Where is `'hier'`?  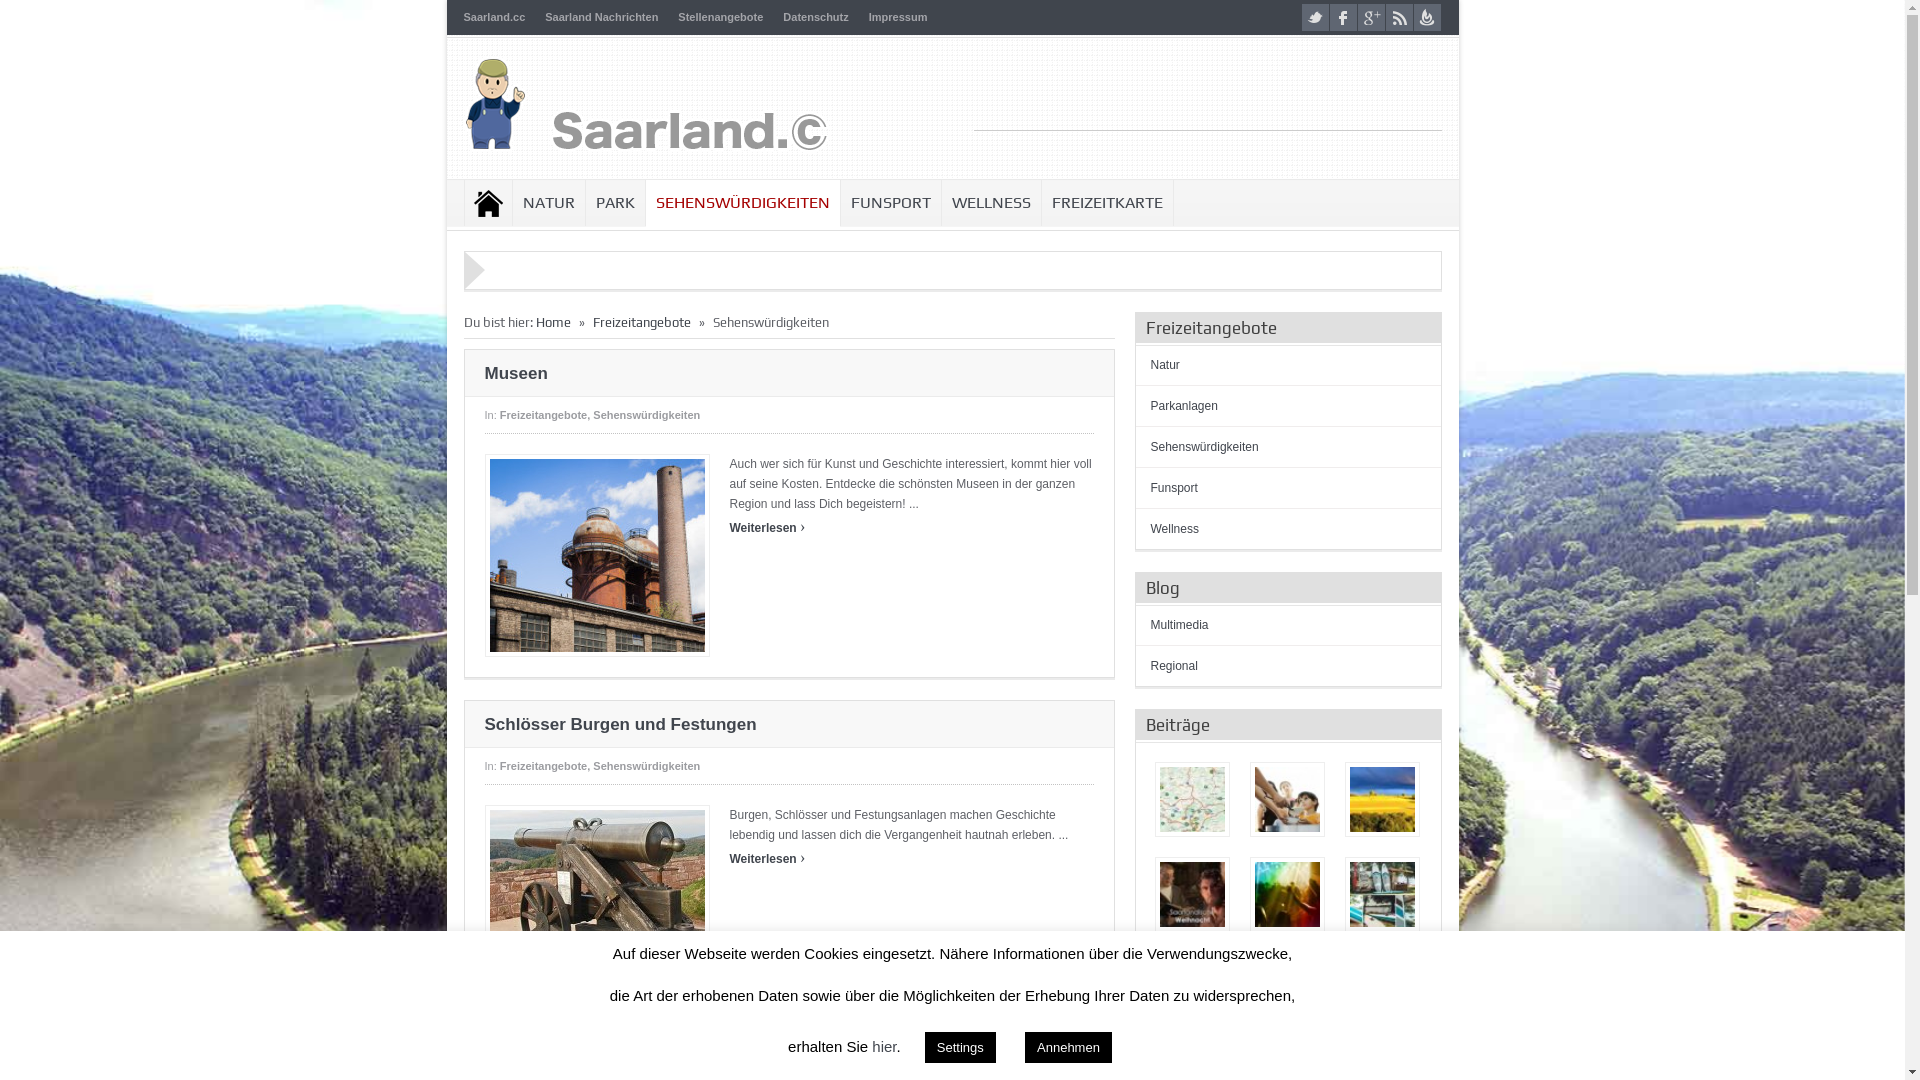 'hier' is located at coordinates (882, 1045).